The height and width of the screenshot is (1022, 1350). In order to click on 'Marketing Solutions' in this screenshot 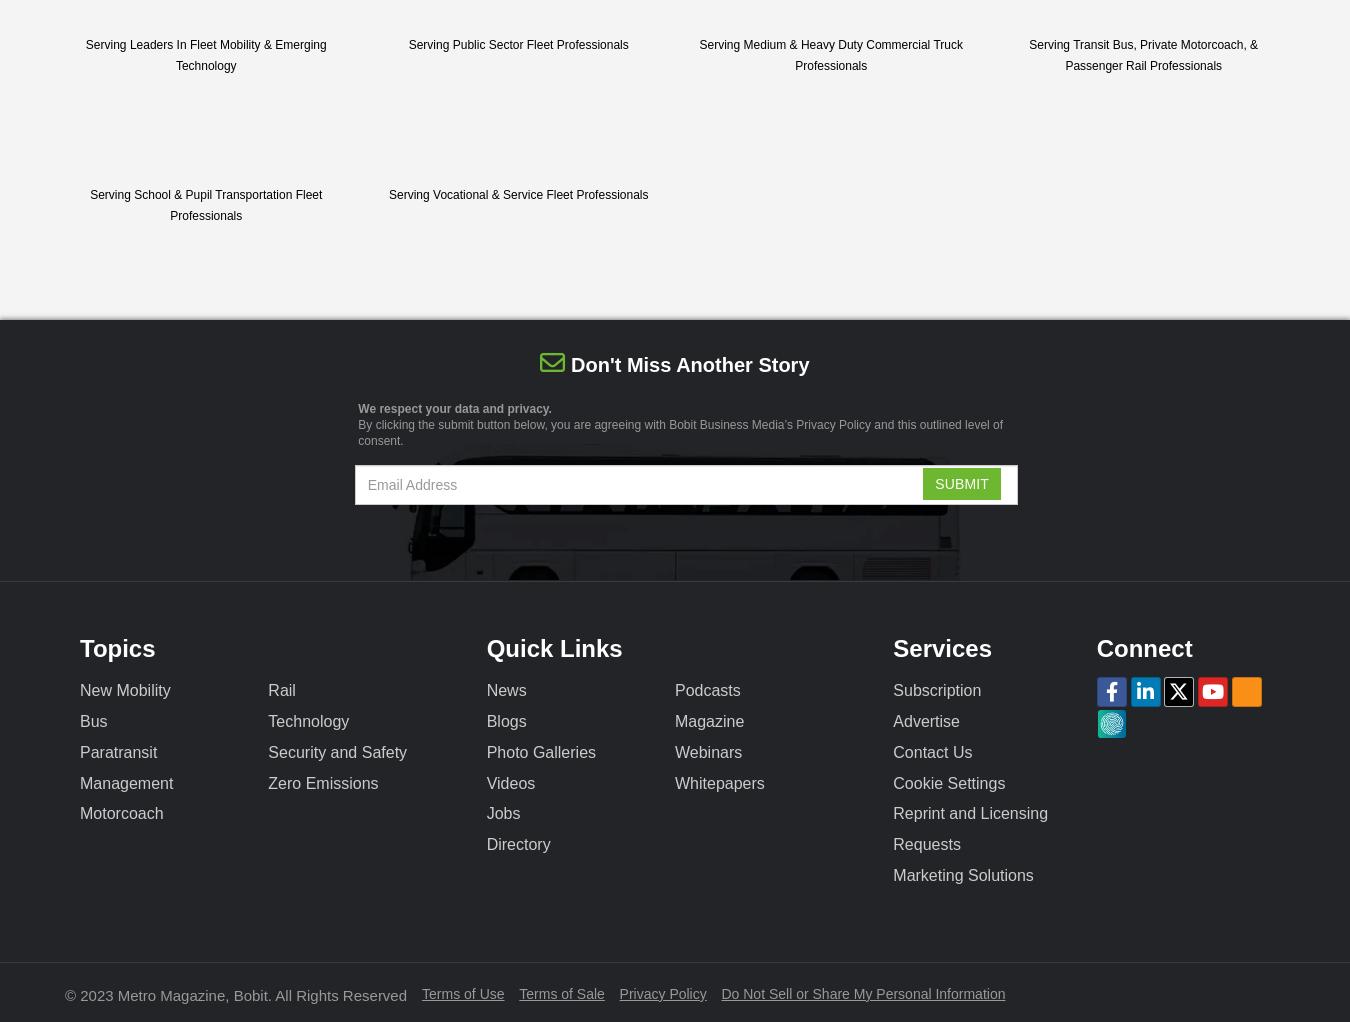, I will do `click(961, 874)`.